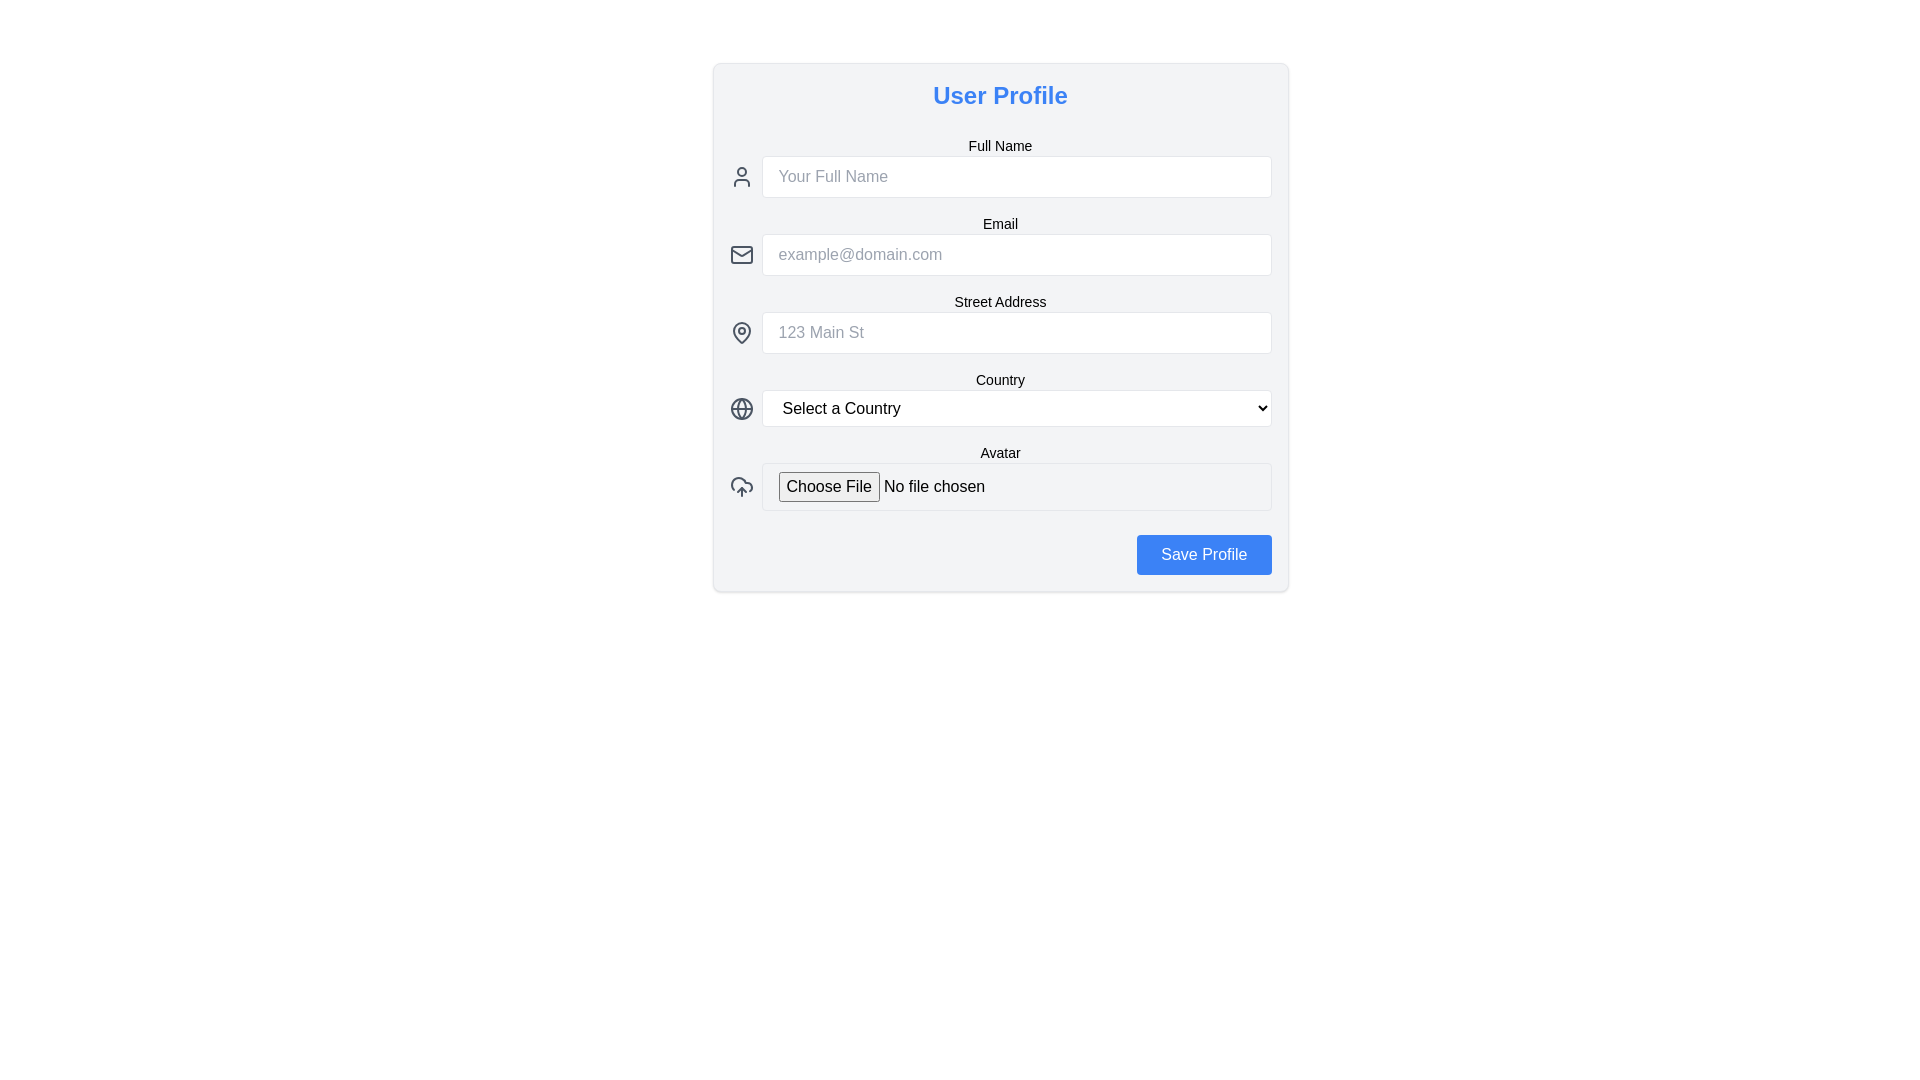 The height and width of the screenshot is (1080, 1920). What do you see at coordinates (1016, 486) in the screenshot?
I see `the file input field labeled 'Avatar'` at bounding box center [1016, 486].